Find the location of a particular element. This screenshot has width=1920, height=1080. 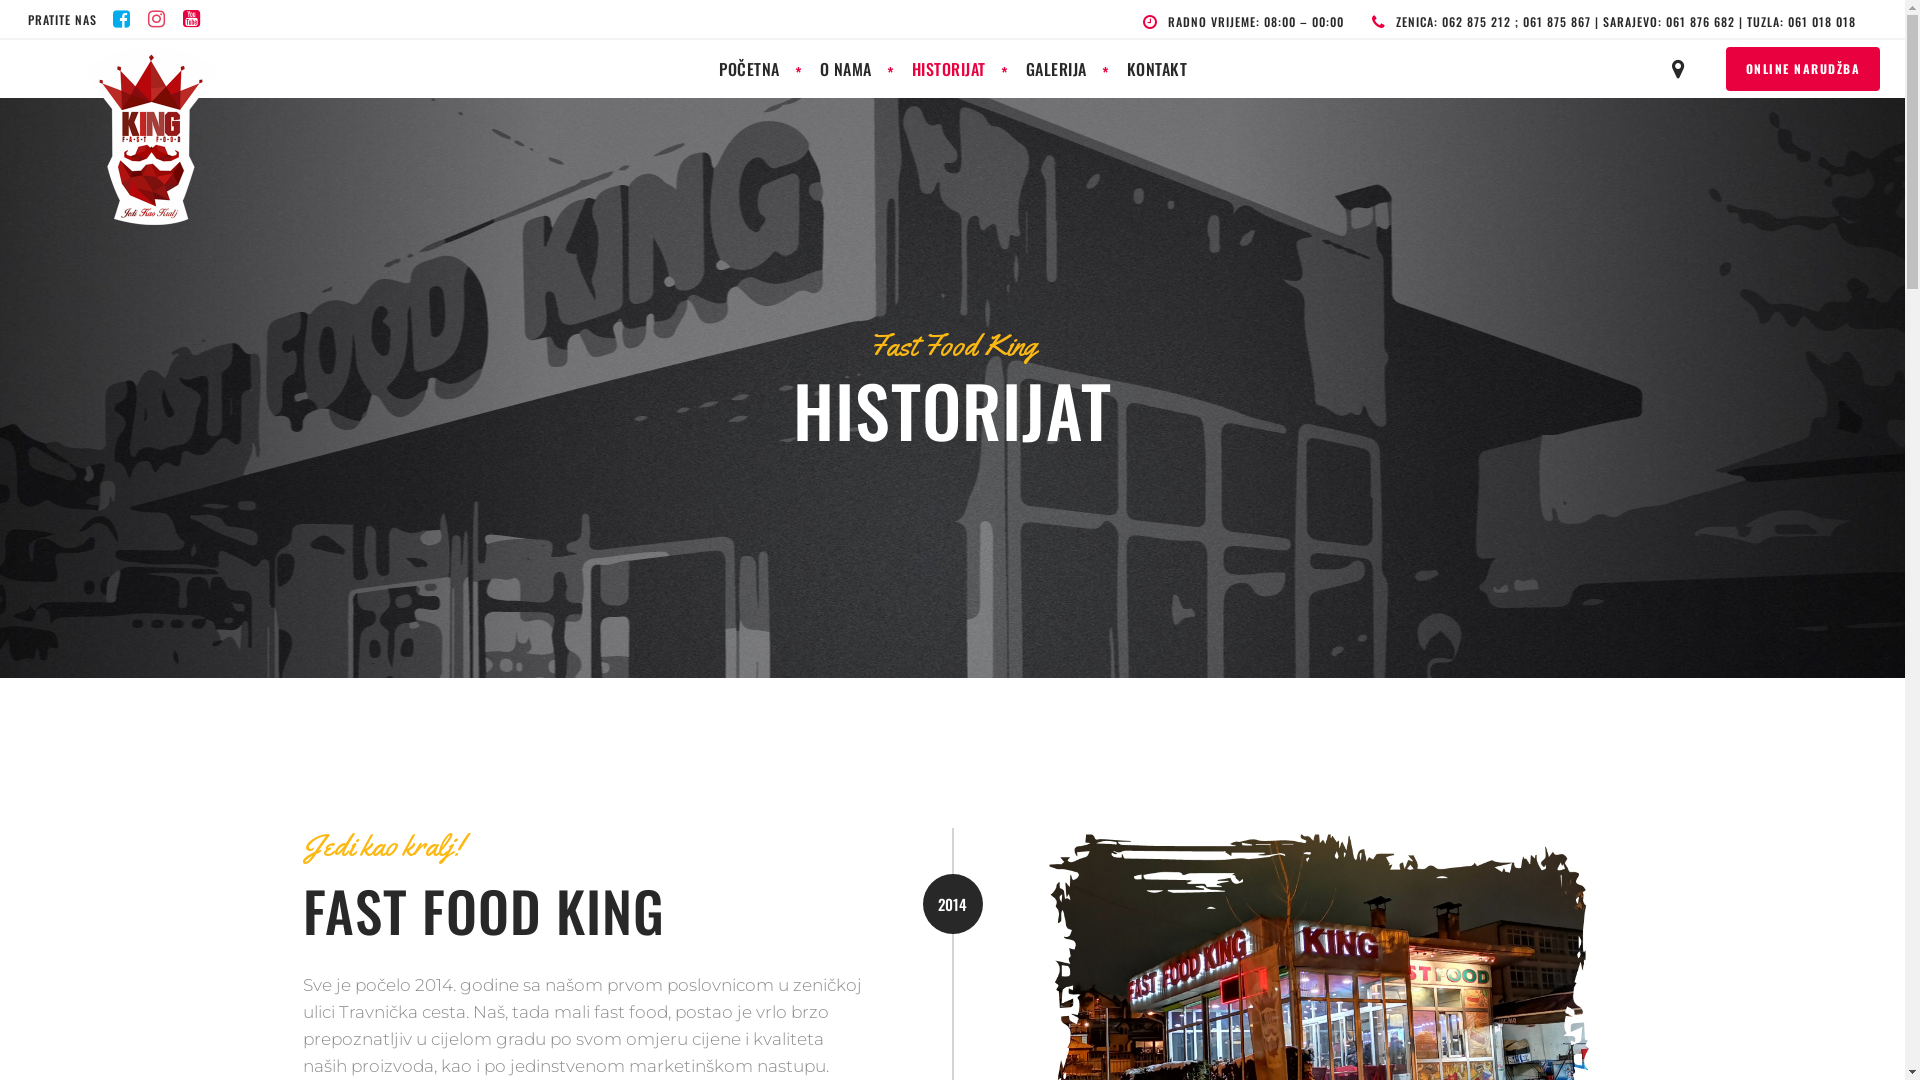

'O NAMA' is located at coordinates (845, 68).